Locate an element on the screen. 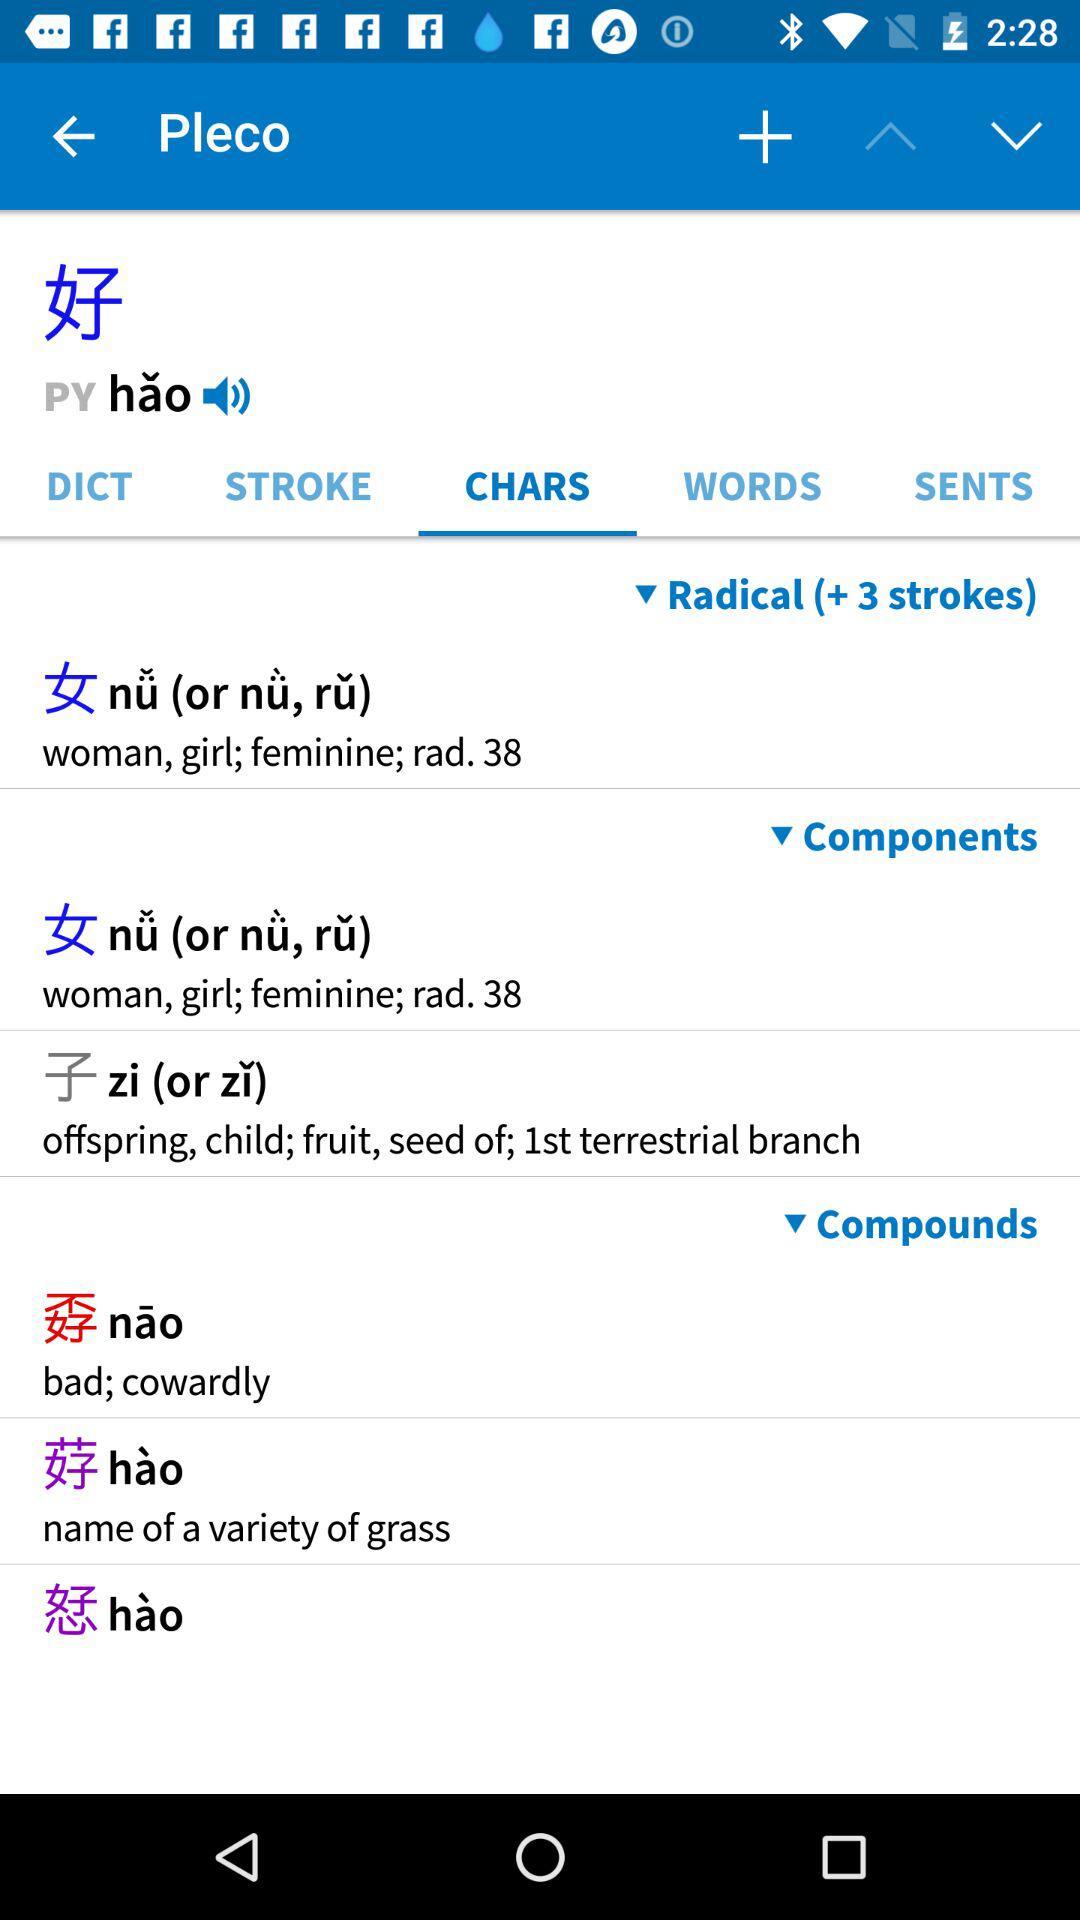  the item next to the sents is located at coordinates (752, 483).